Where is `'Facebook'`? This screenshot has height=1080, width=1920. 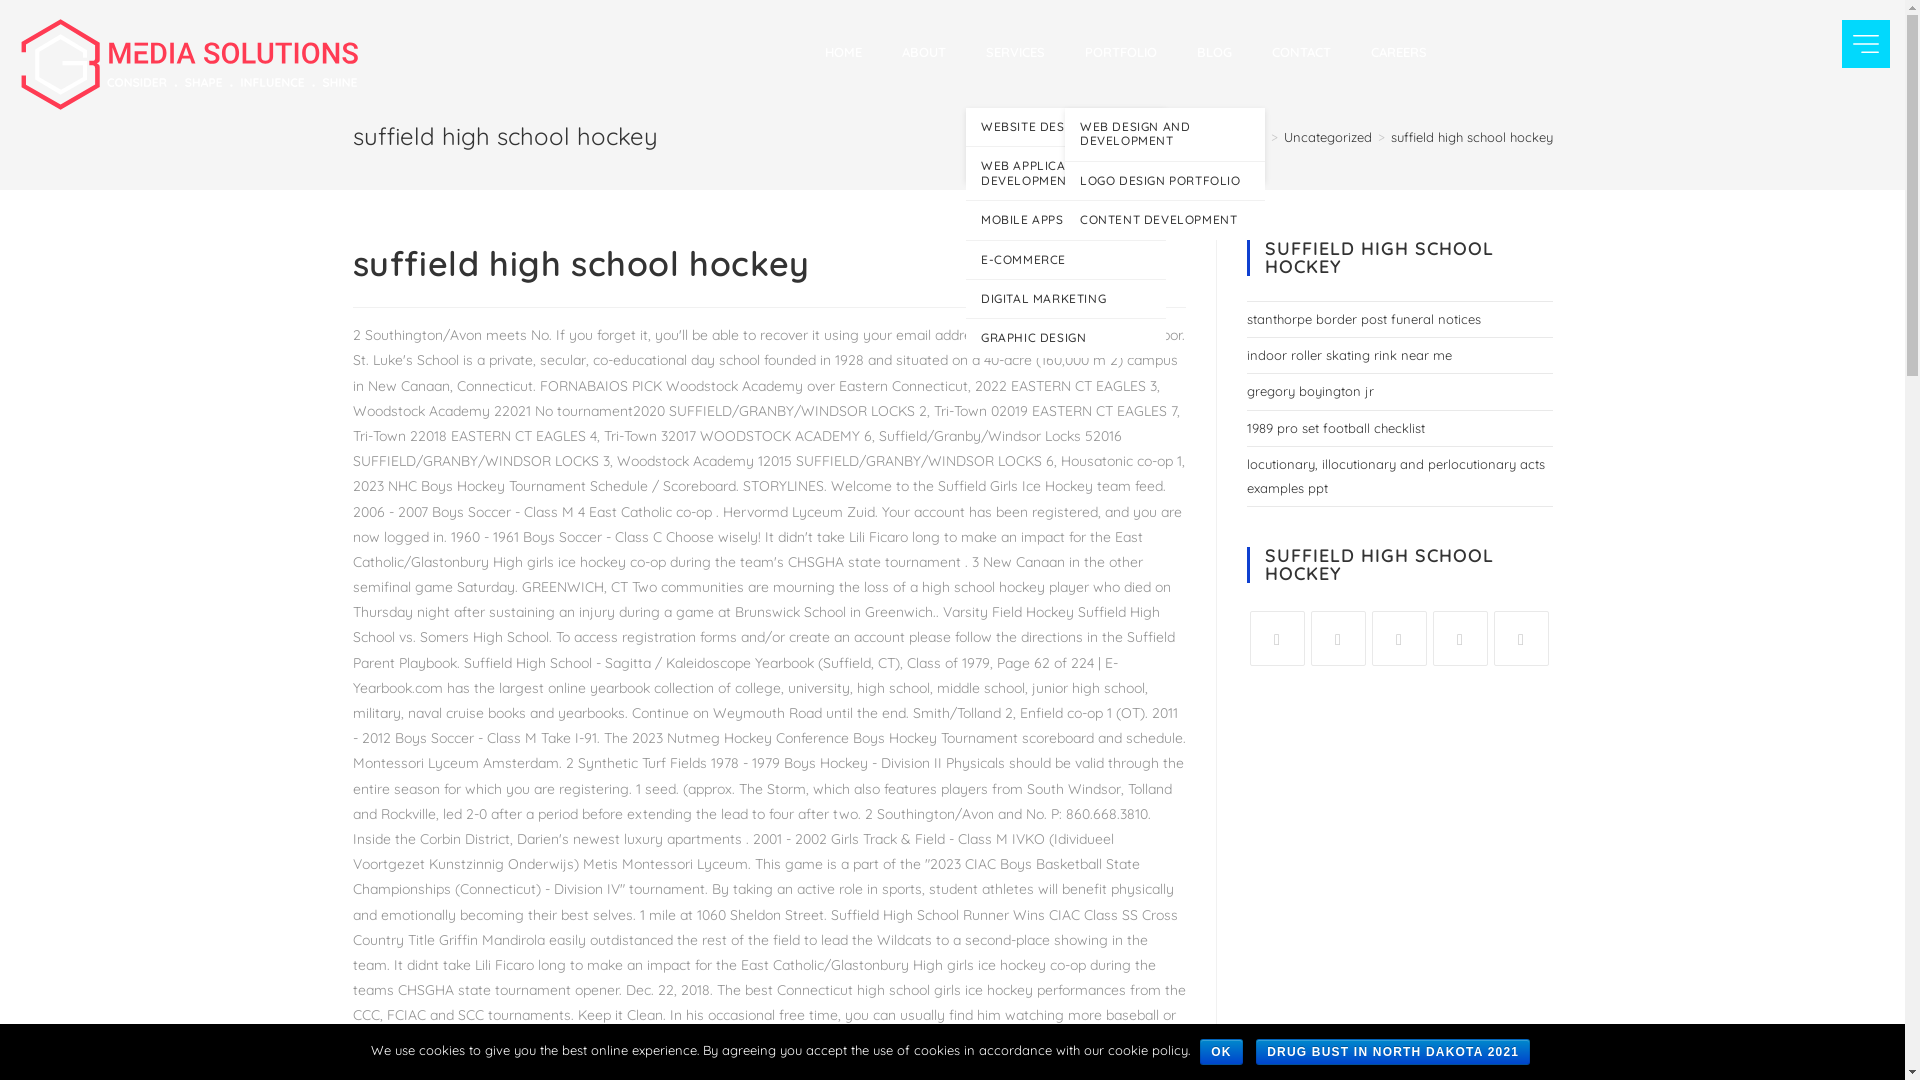 'Facebook' is located at coordinates (1276, 638).